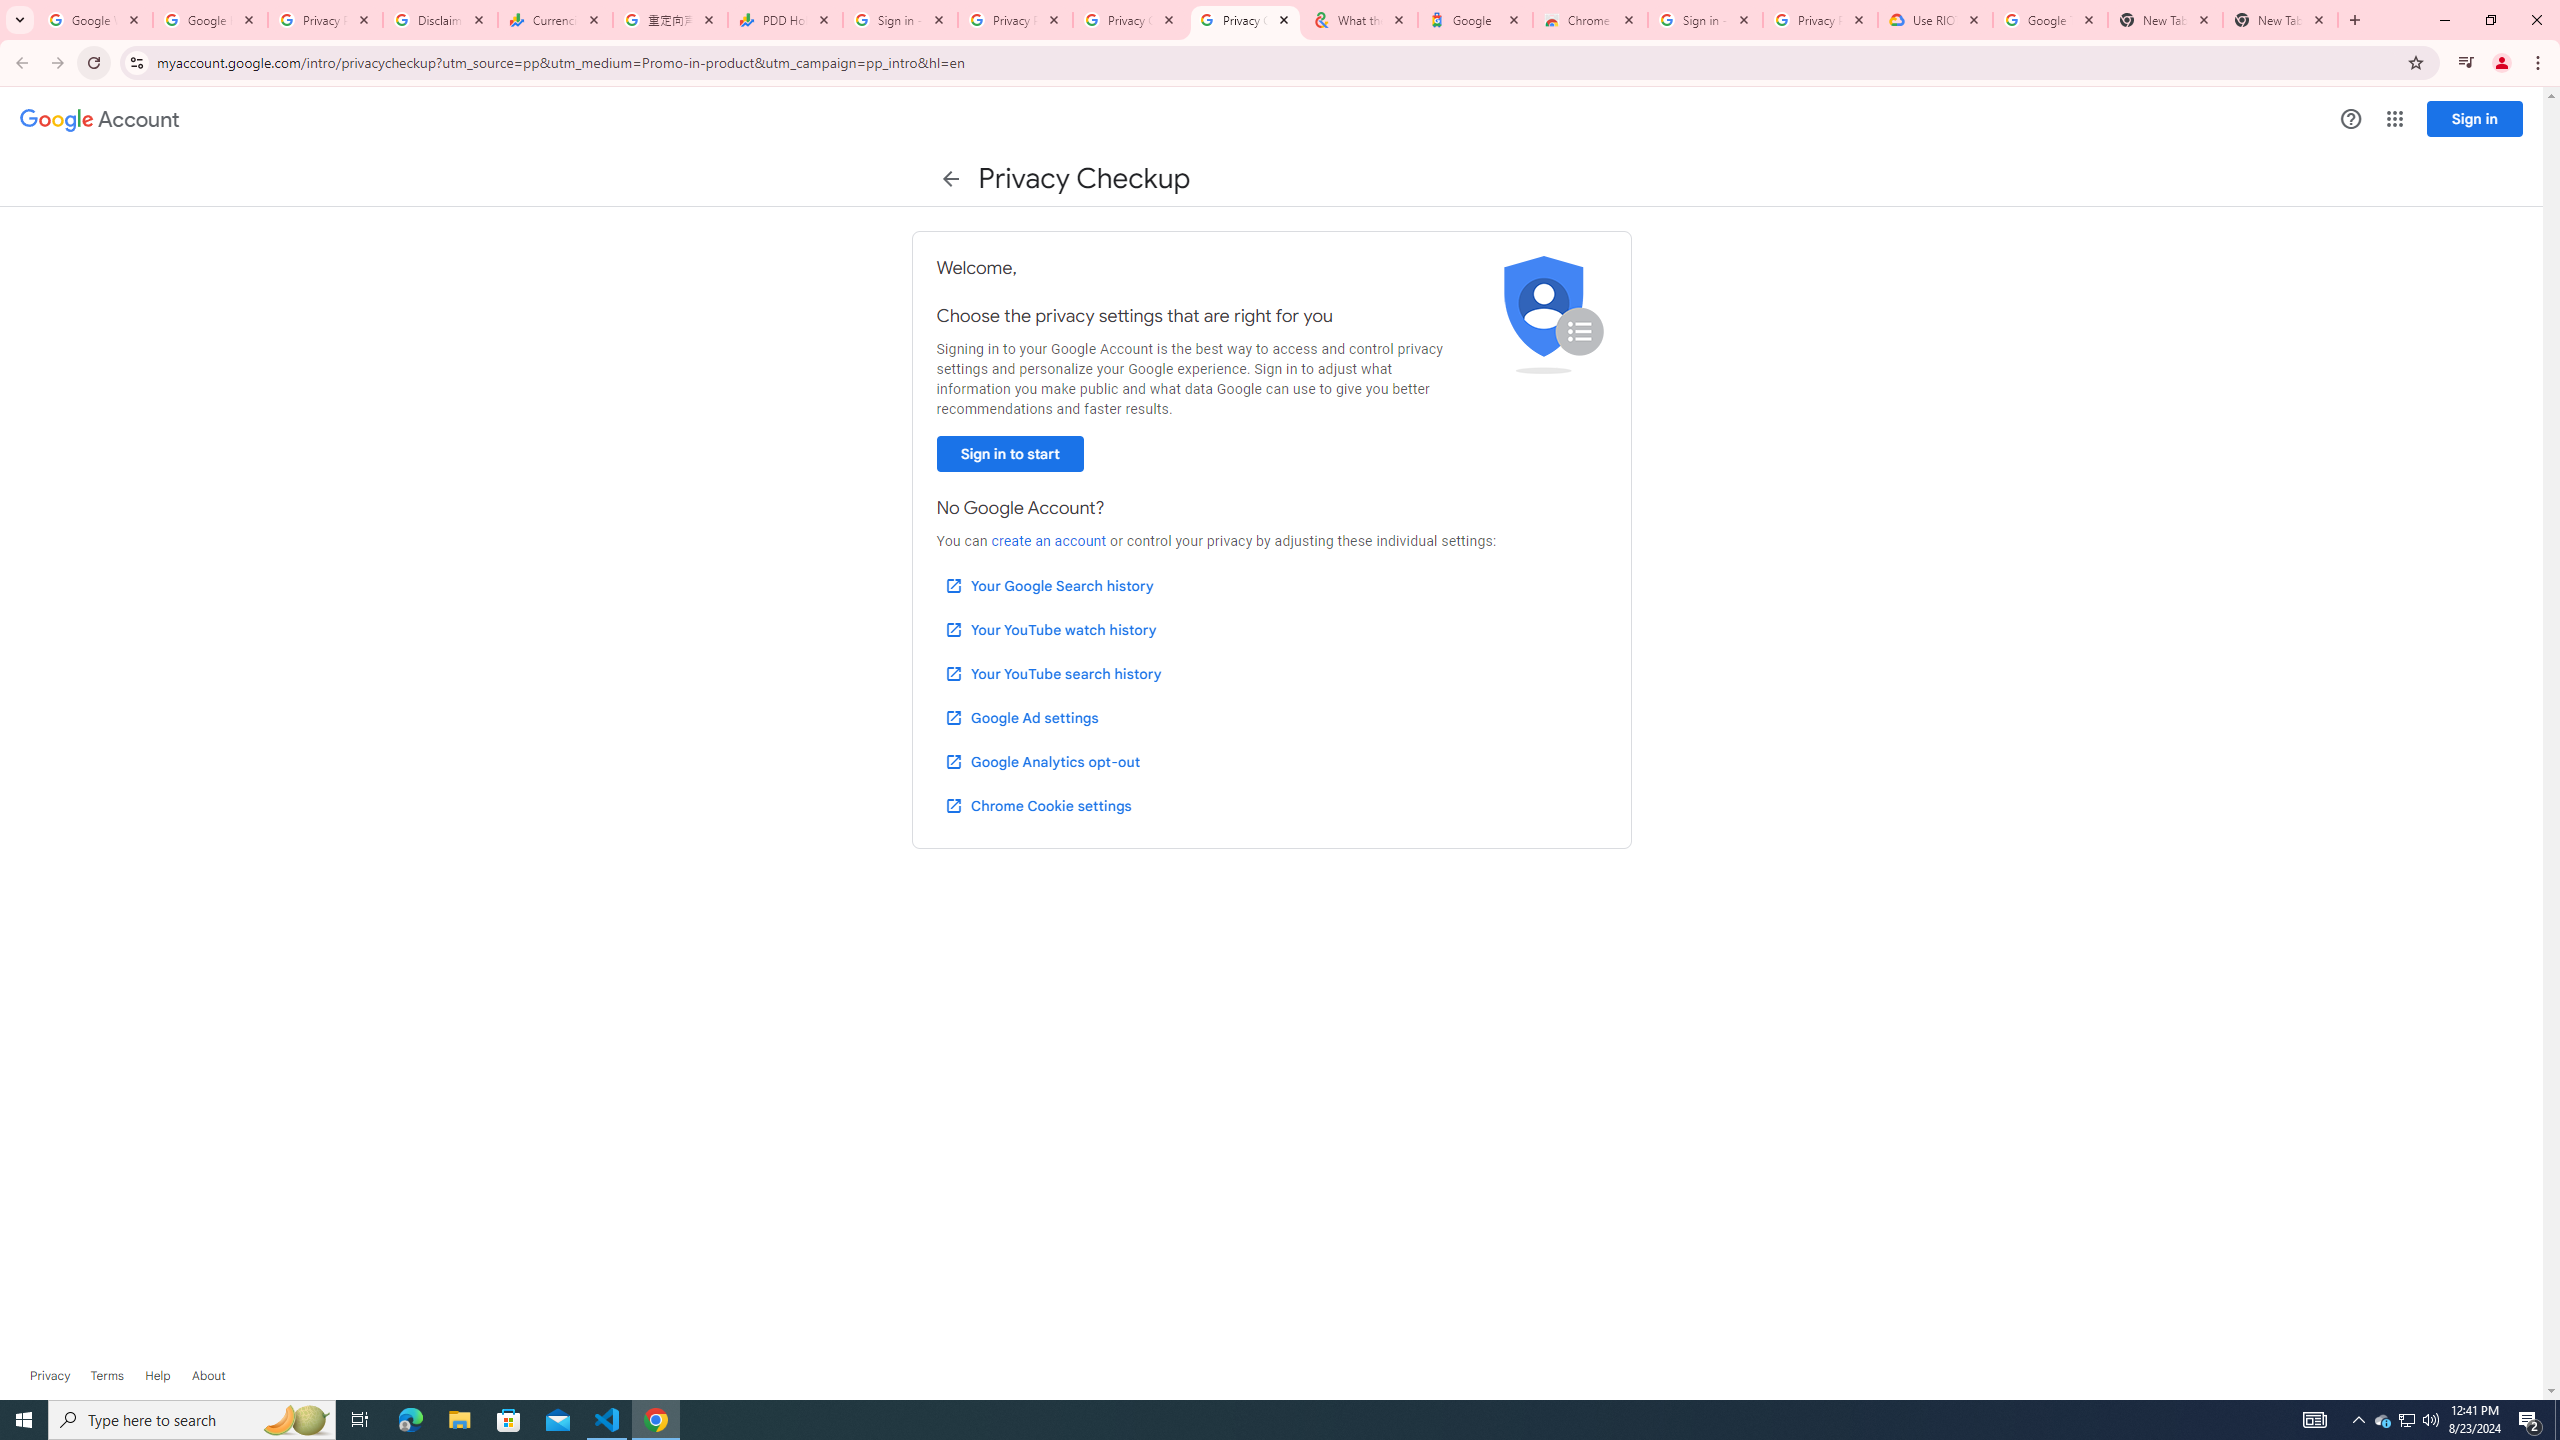 The image size is (2560, 1440). I want to click on 'Google apps', so click(2393, 118).